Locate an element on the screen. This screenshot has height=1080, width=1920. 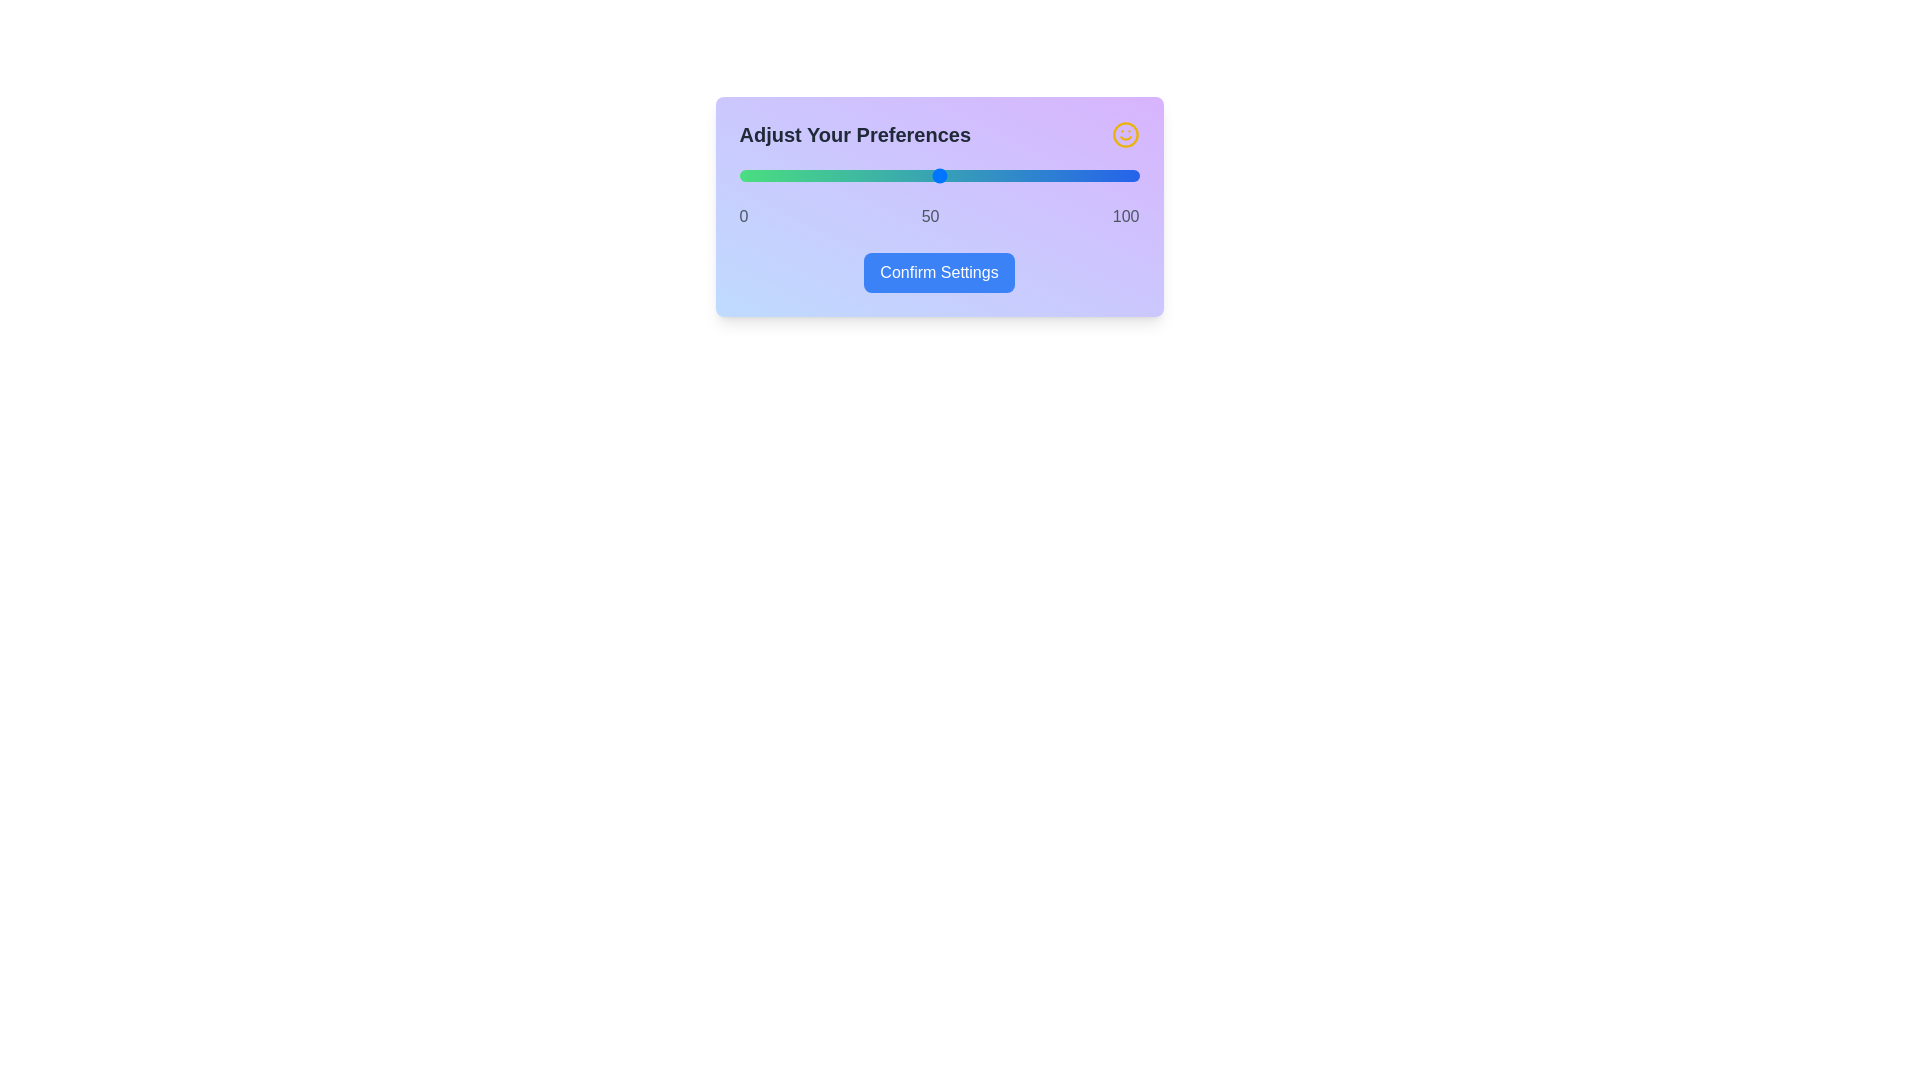
the slider to set the value to 50 is located at coordinates (938, 175).